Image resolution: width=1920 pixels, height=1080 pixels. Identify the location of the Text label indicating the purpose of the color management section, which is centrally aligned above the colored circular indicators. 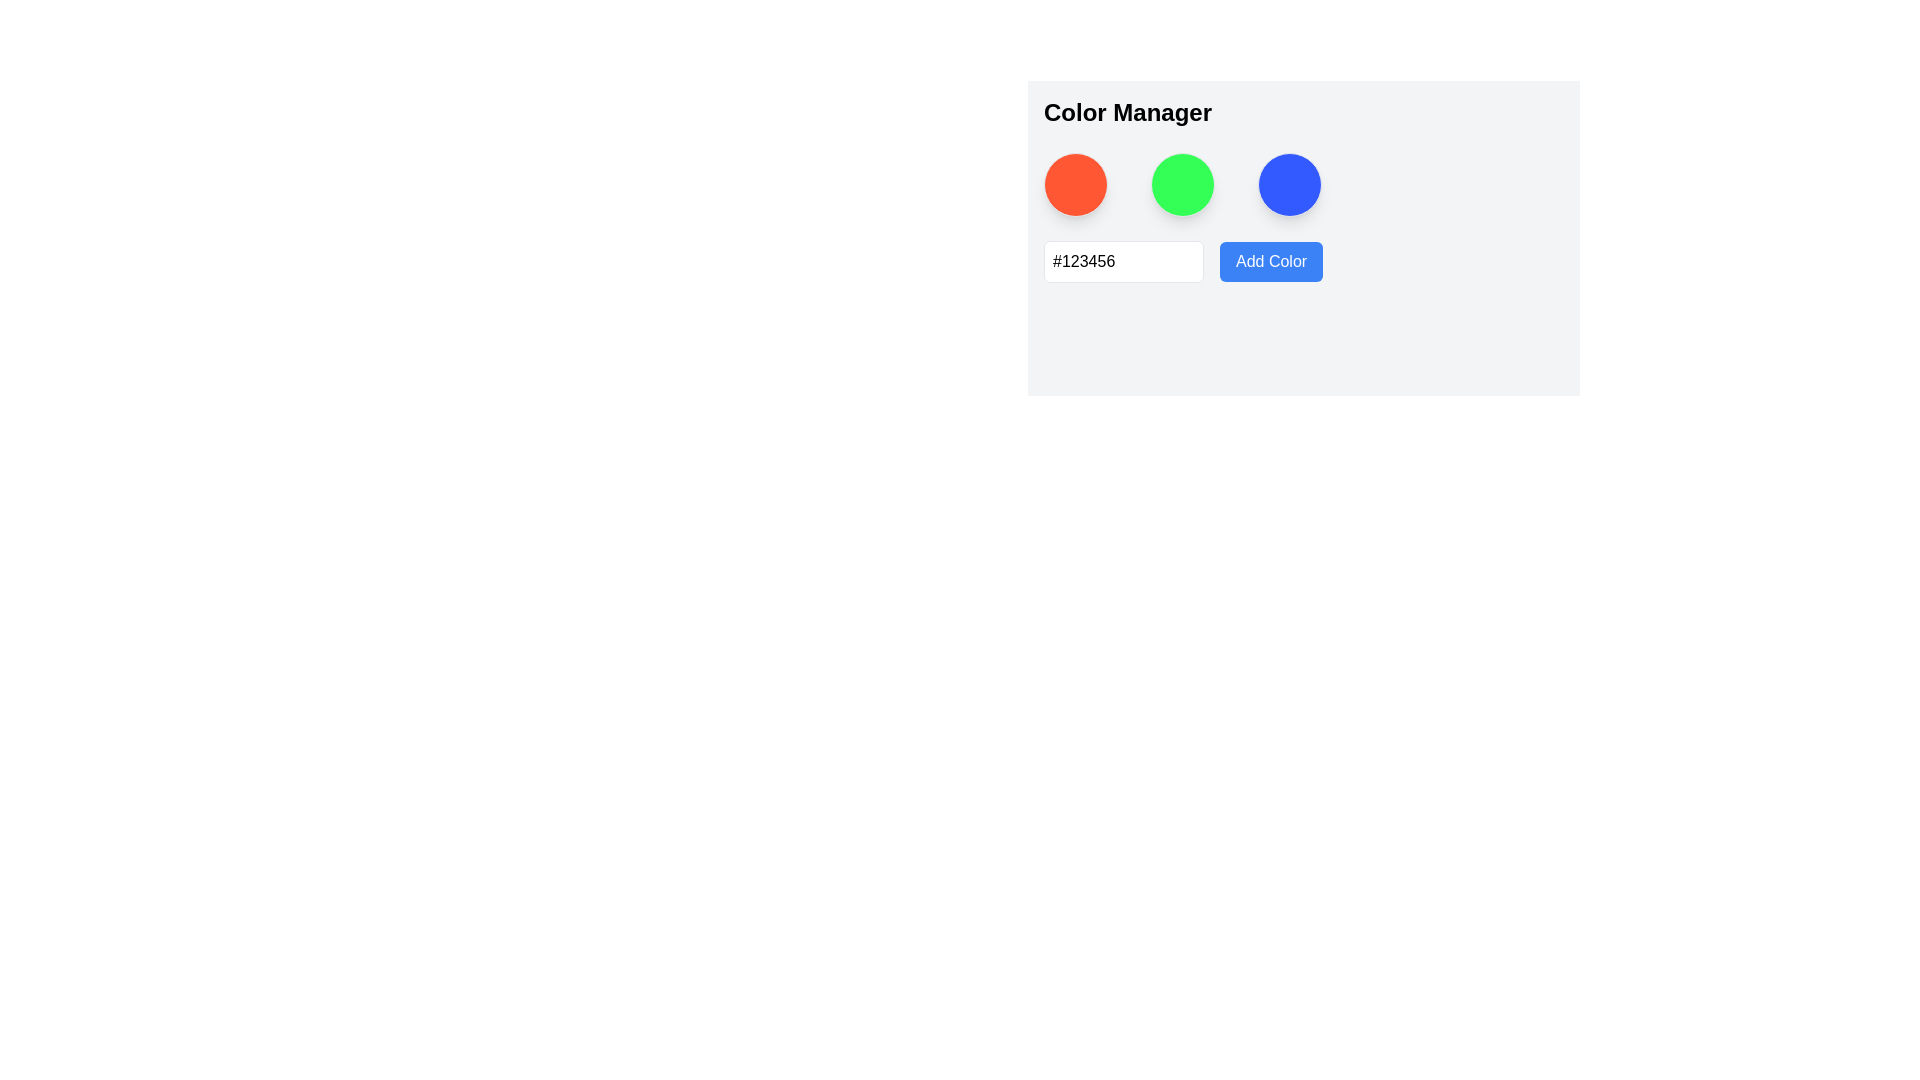
(1128, 112).